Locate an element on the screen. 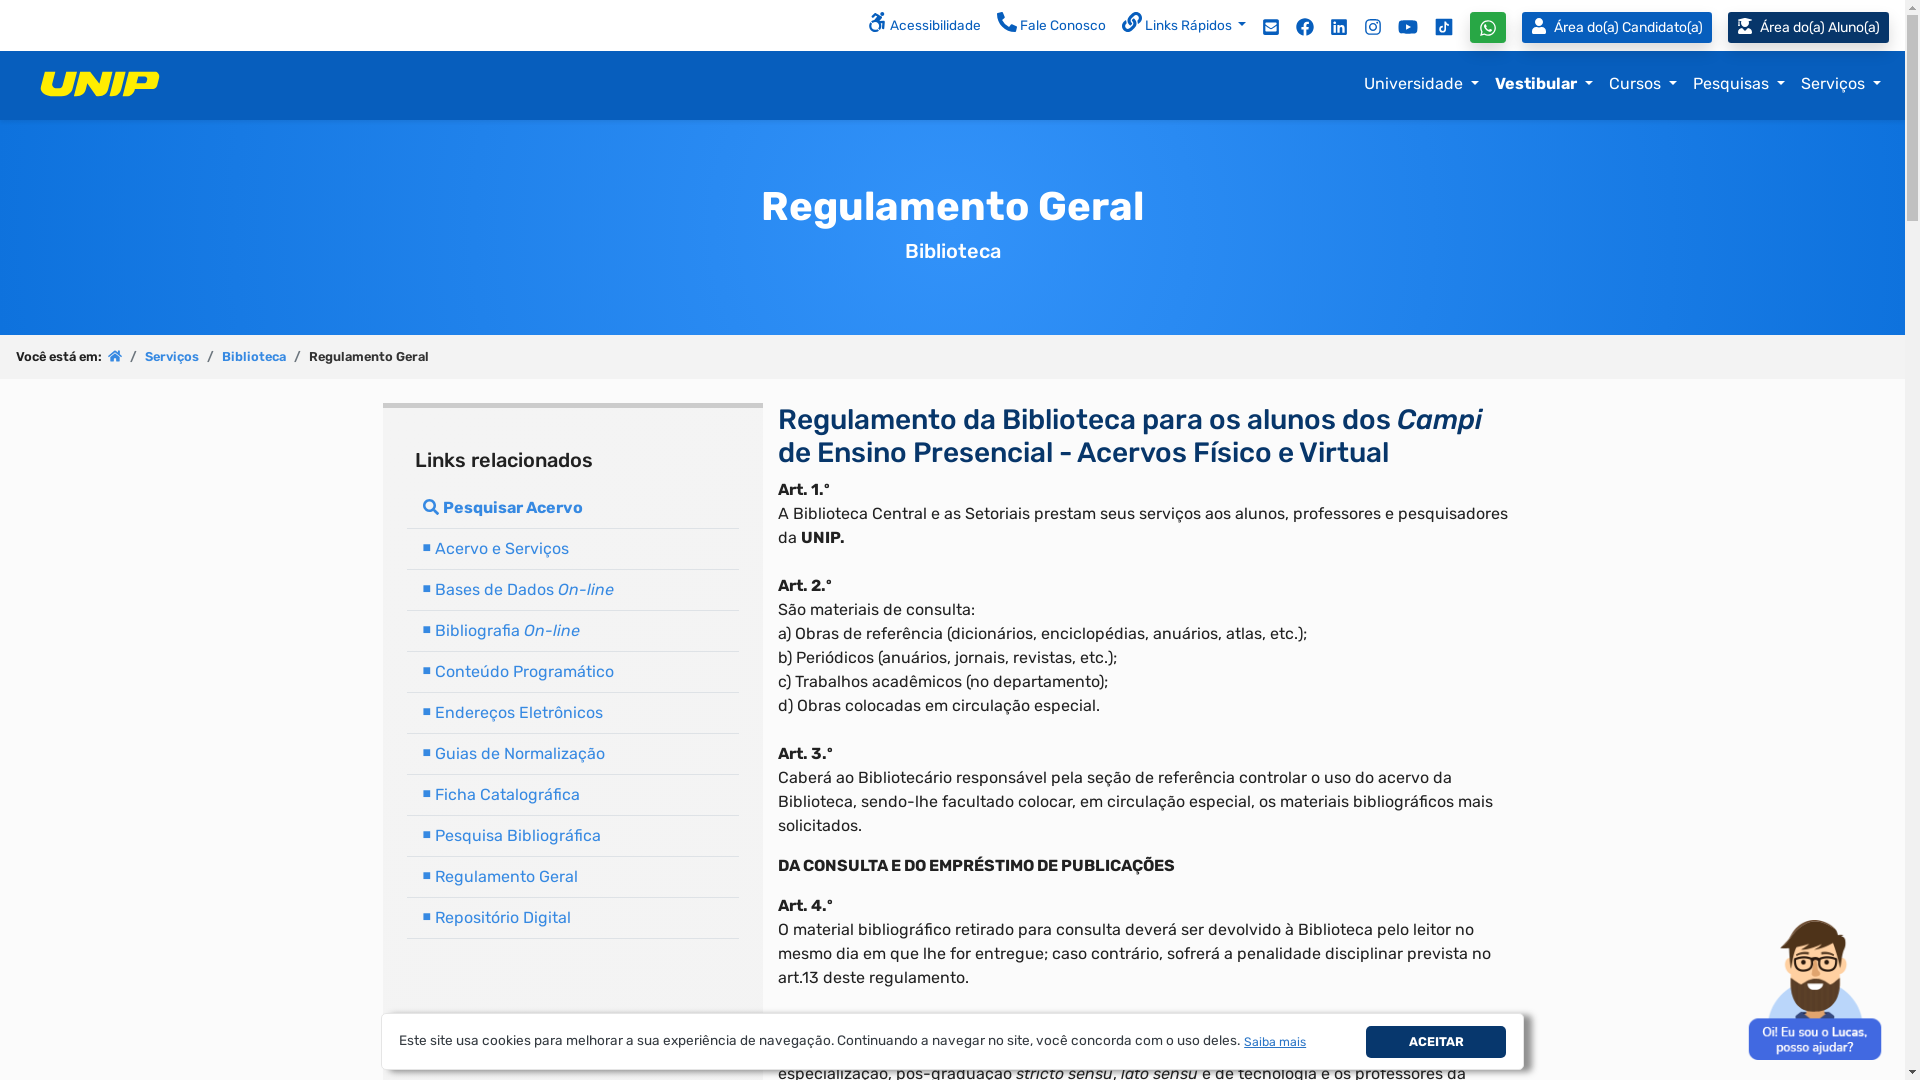 This screenshot has height=1080, width=1920. 'Aluno(a)' is located at coordinates (1808, 27).